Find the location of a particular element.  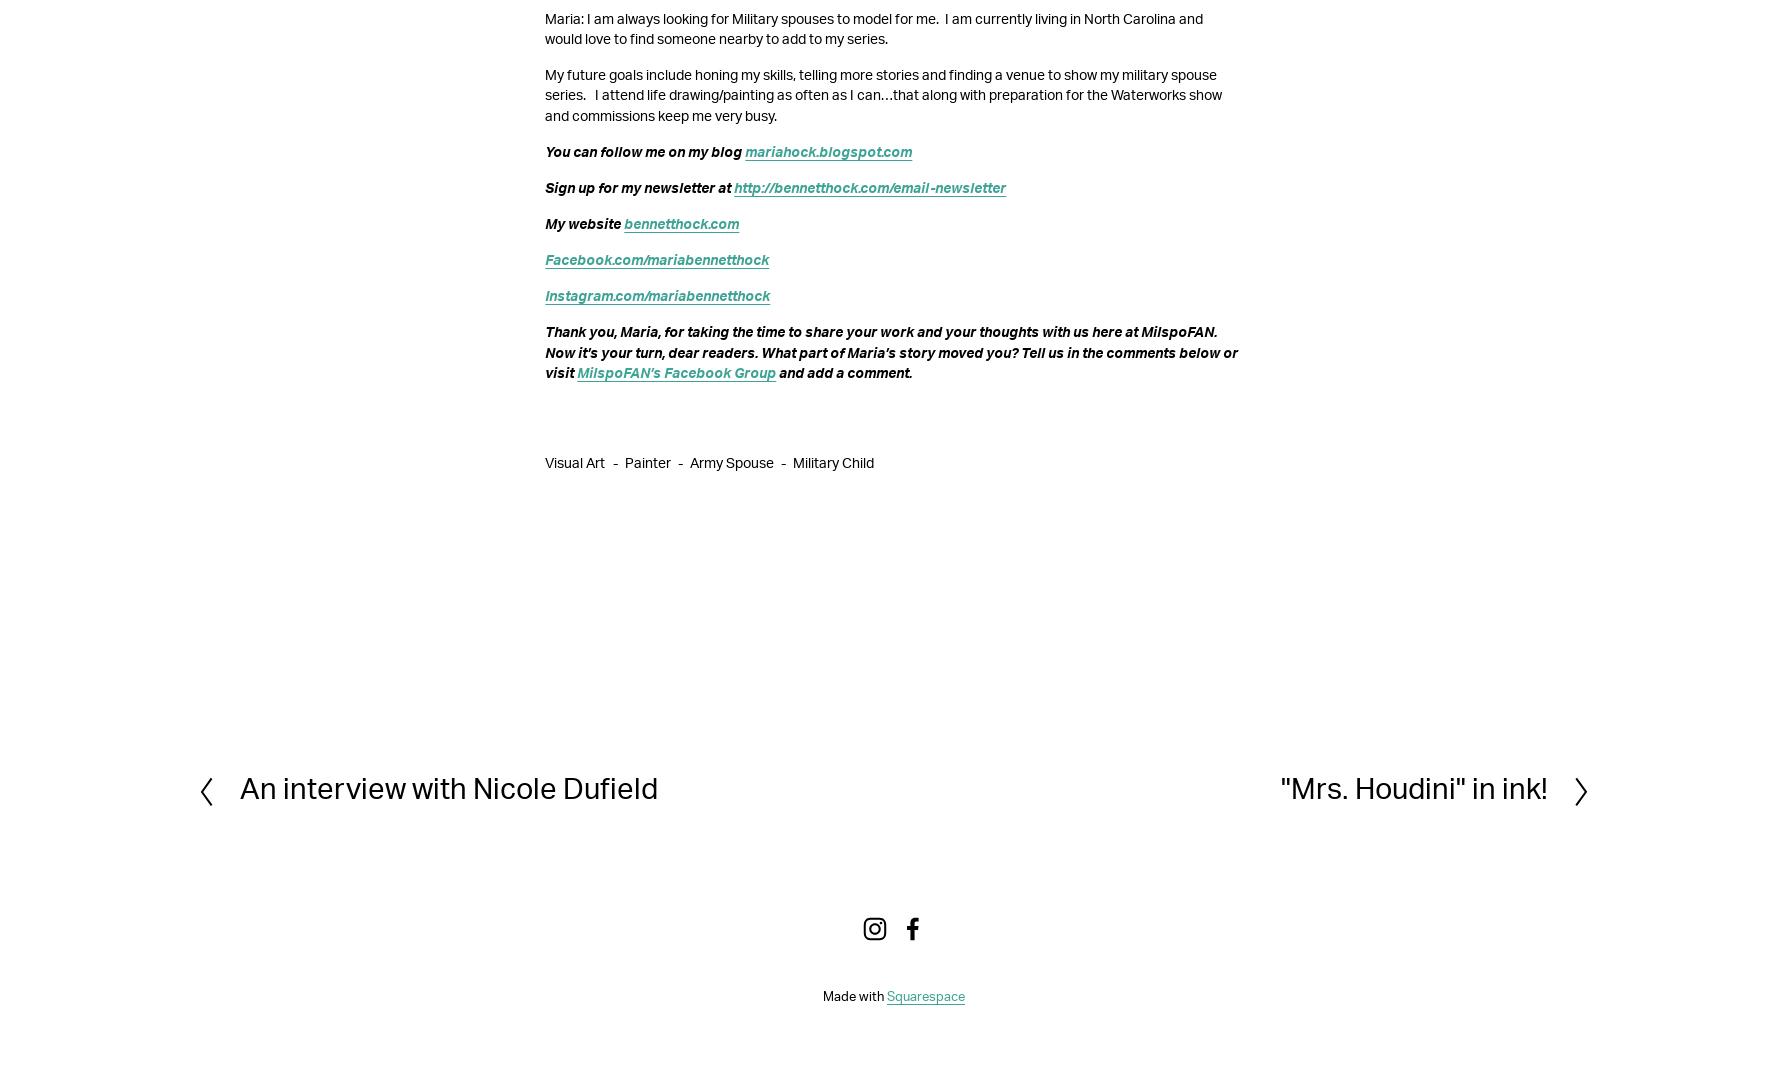

'http://bennetthock.com/email-newsletter' is located at coordinates (869, 187).